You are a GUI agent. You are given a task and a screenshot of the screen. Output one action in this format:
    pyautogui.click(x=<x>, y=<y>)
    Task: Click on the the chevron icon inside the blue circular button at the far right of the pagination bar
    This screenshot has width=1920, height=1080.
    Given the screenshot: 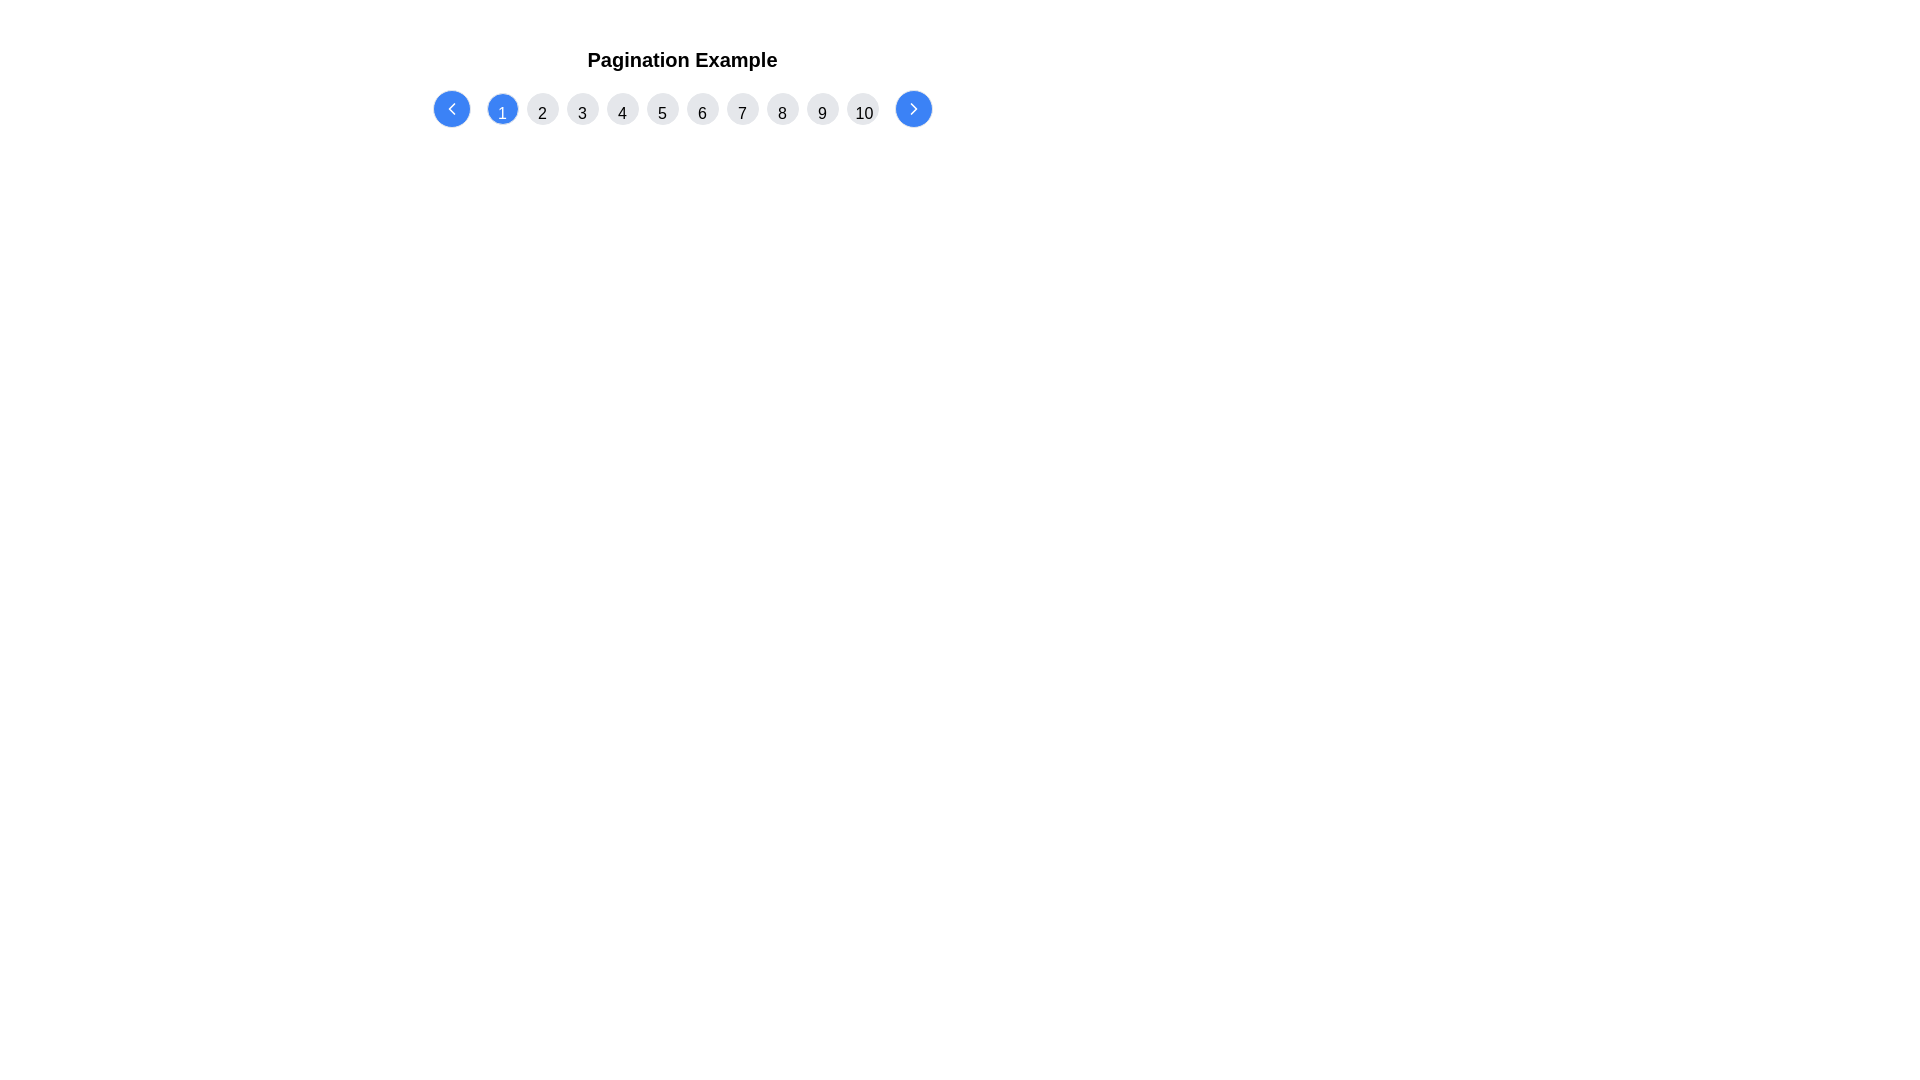 What is the action you would take?
    pyautogui.click(x=912, y=108)
    